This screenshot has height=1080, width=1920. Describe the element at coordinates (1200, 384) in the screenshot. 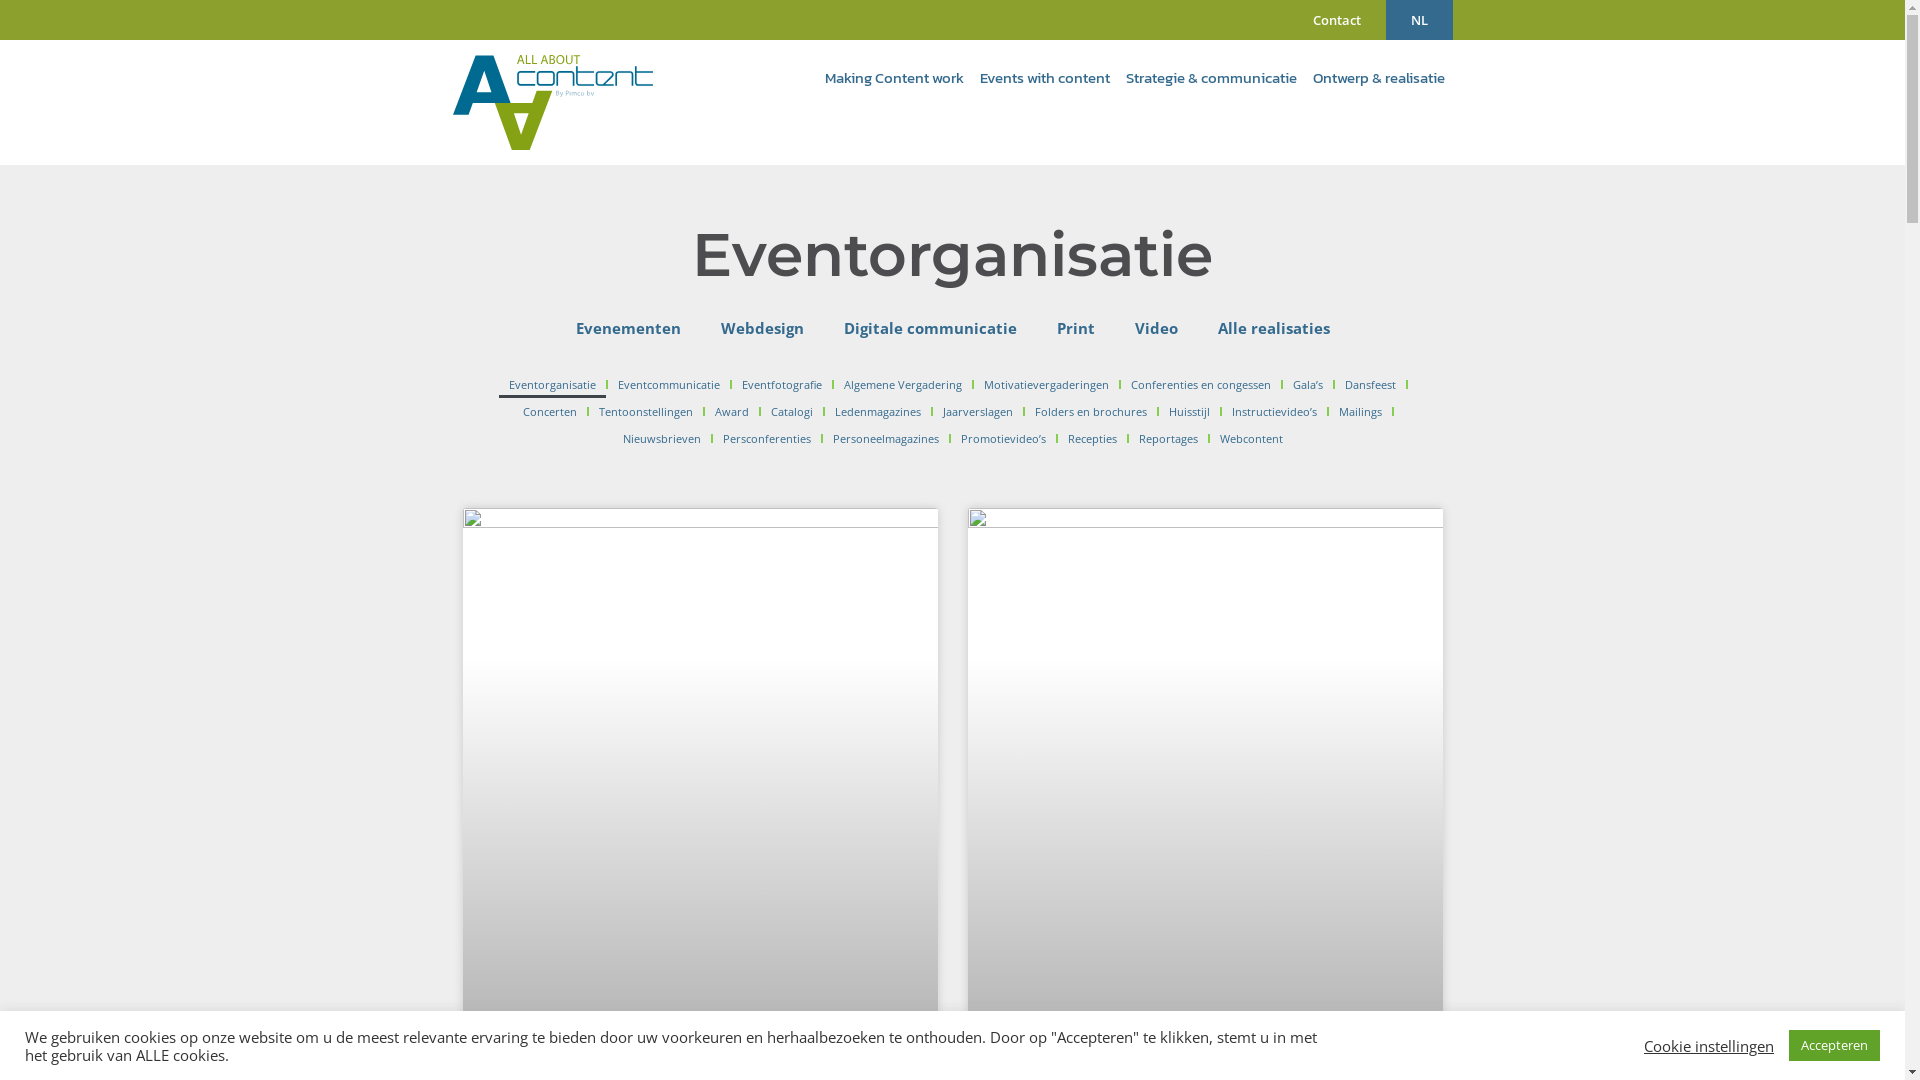

I see `'Conferenties en congessen'` at that location.